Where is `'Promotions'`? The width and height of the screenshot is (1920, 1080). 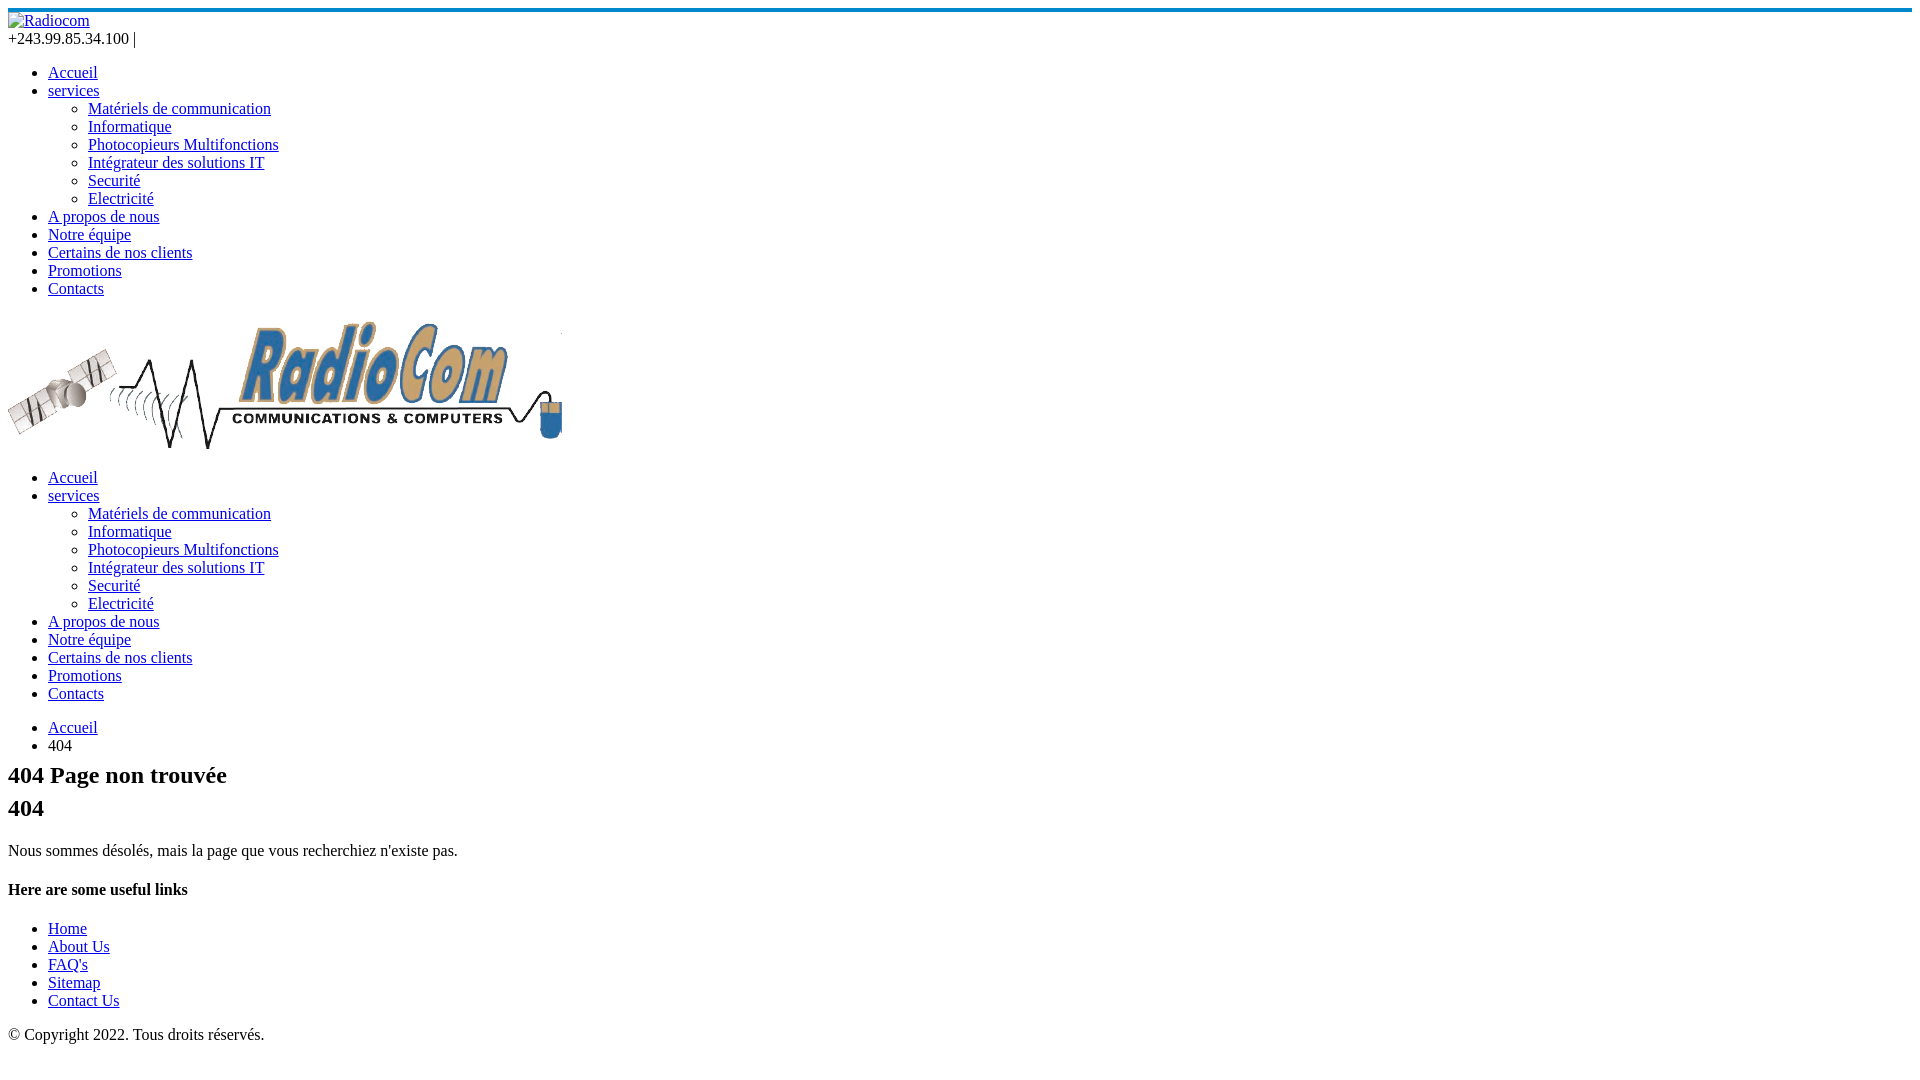 'Promotions' is located at coordinates (84, 270).